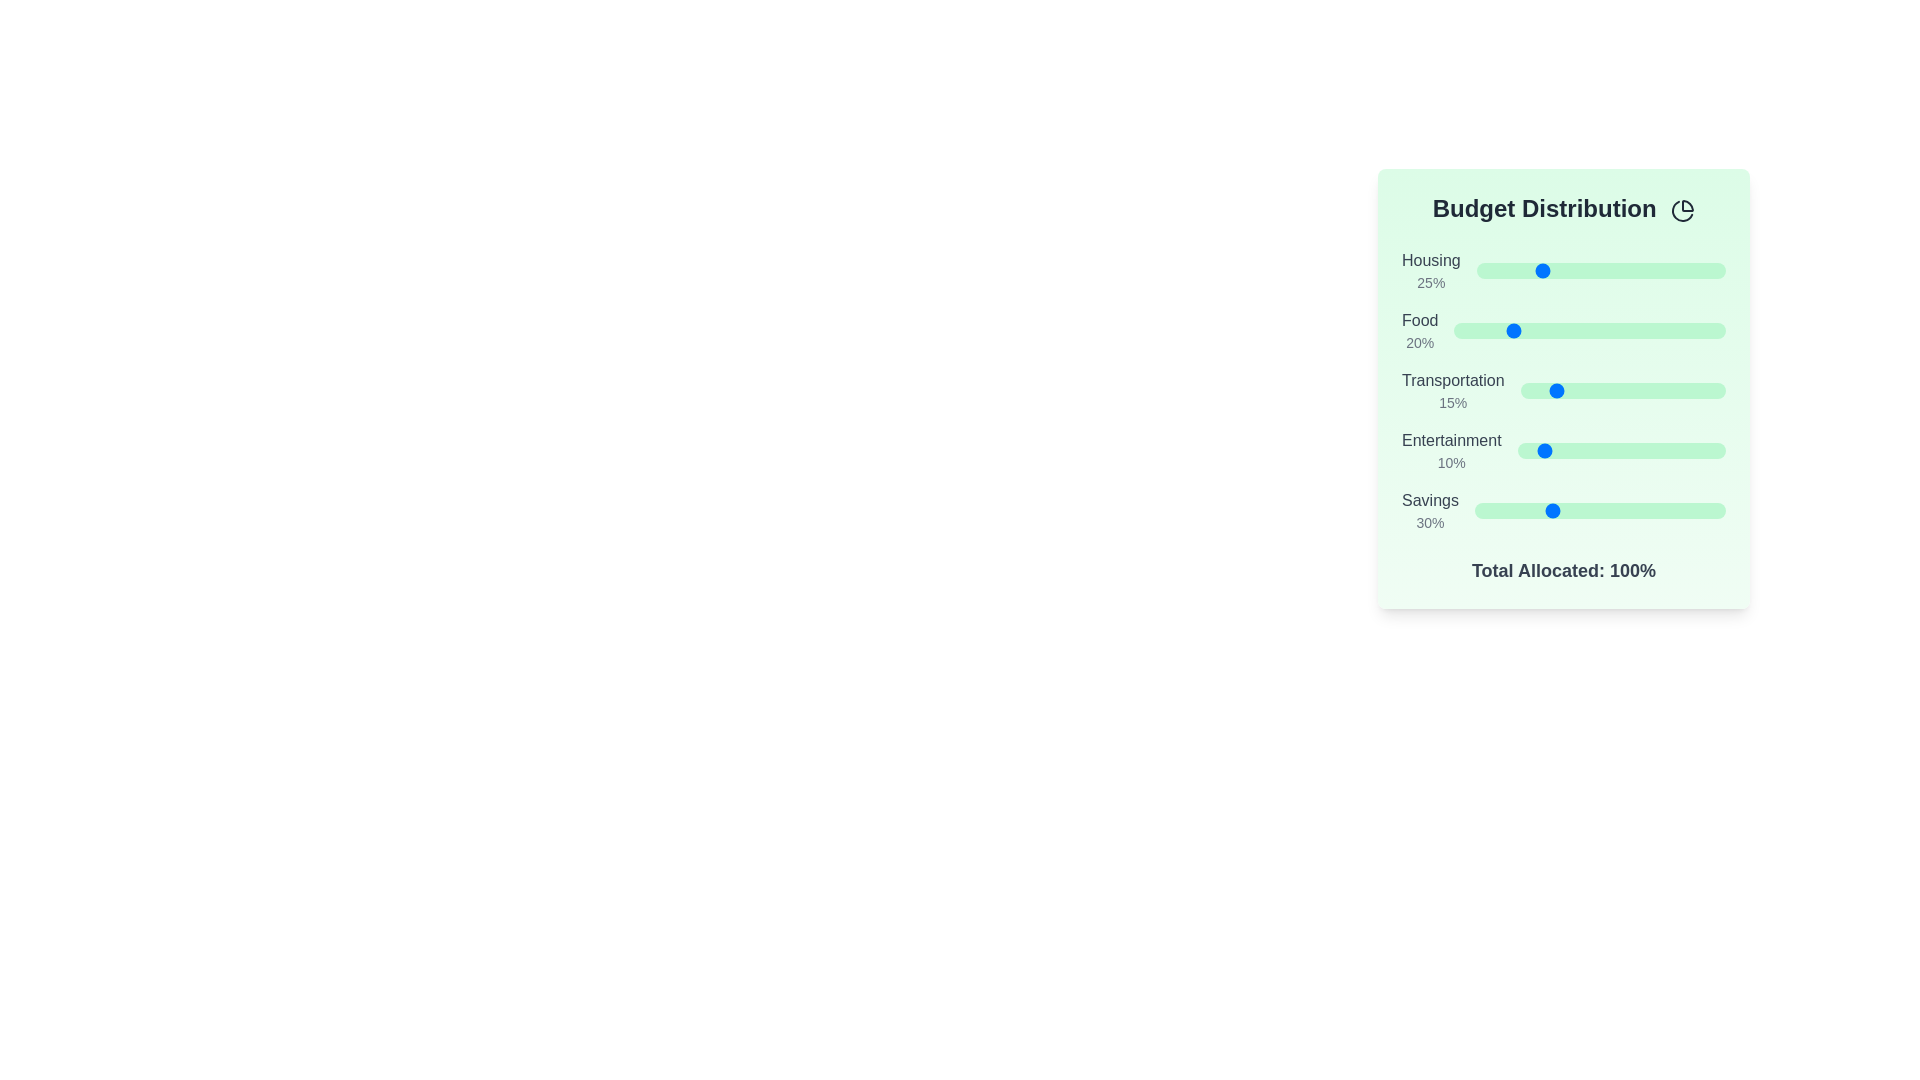  Describe the element at coordinates (1453, 381) in the screenshot. I see `the category name Transportation to highlight it` at that location.